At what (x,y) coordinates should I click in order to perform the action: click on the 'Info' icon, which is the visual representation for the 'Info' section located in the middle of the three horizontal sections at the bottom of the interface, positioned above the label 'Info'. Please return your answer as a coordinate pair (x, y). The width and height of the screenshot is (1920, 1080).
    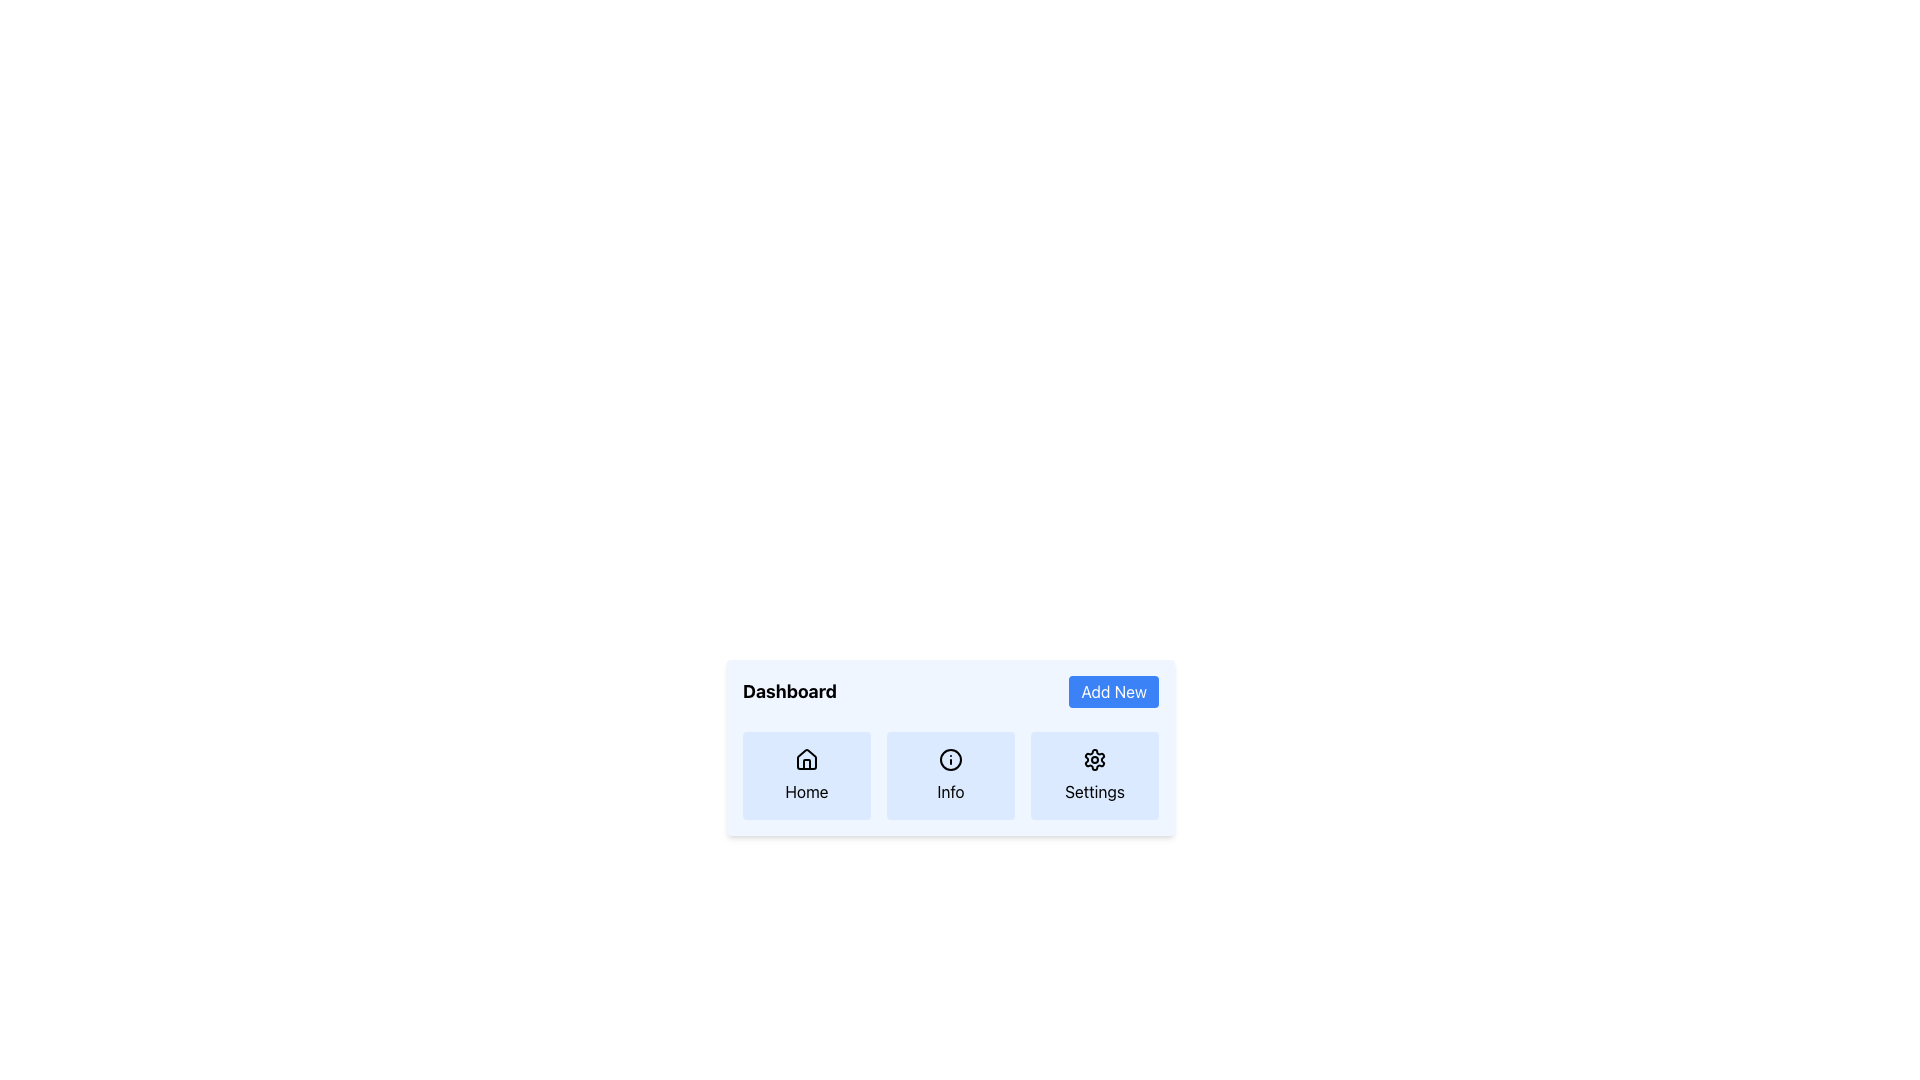
    Looking at the image, I should click on (949, 759).